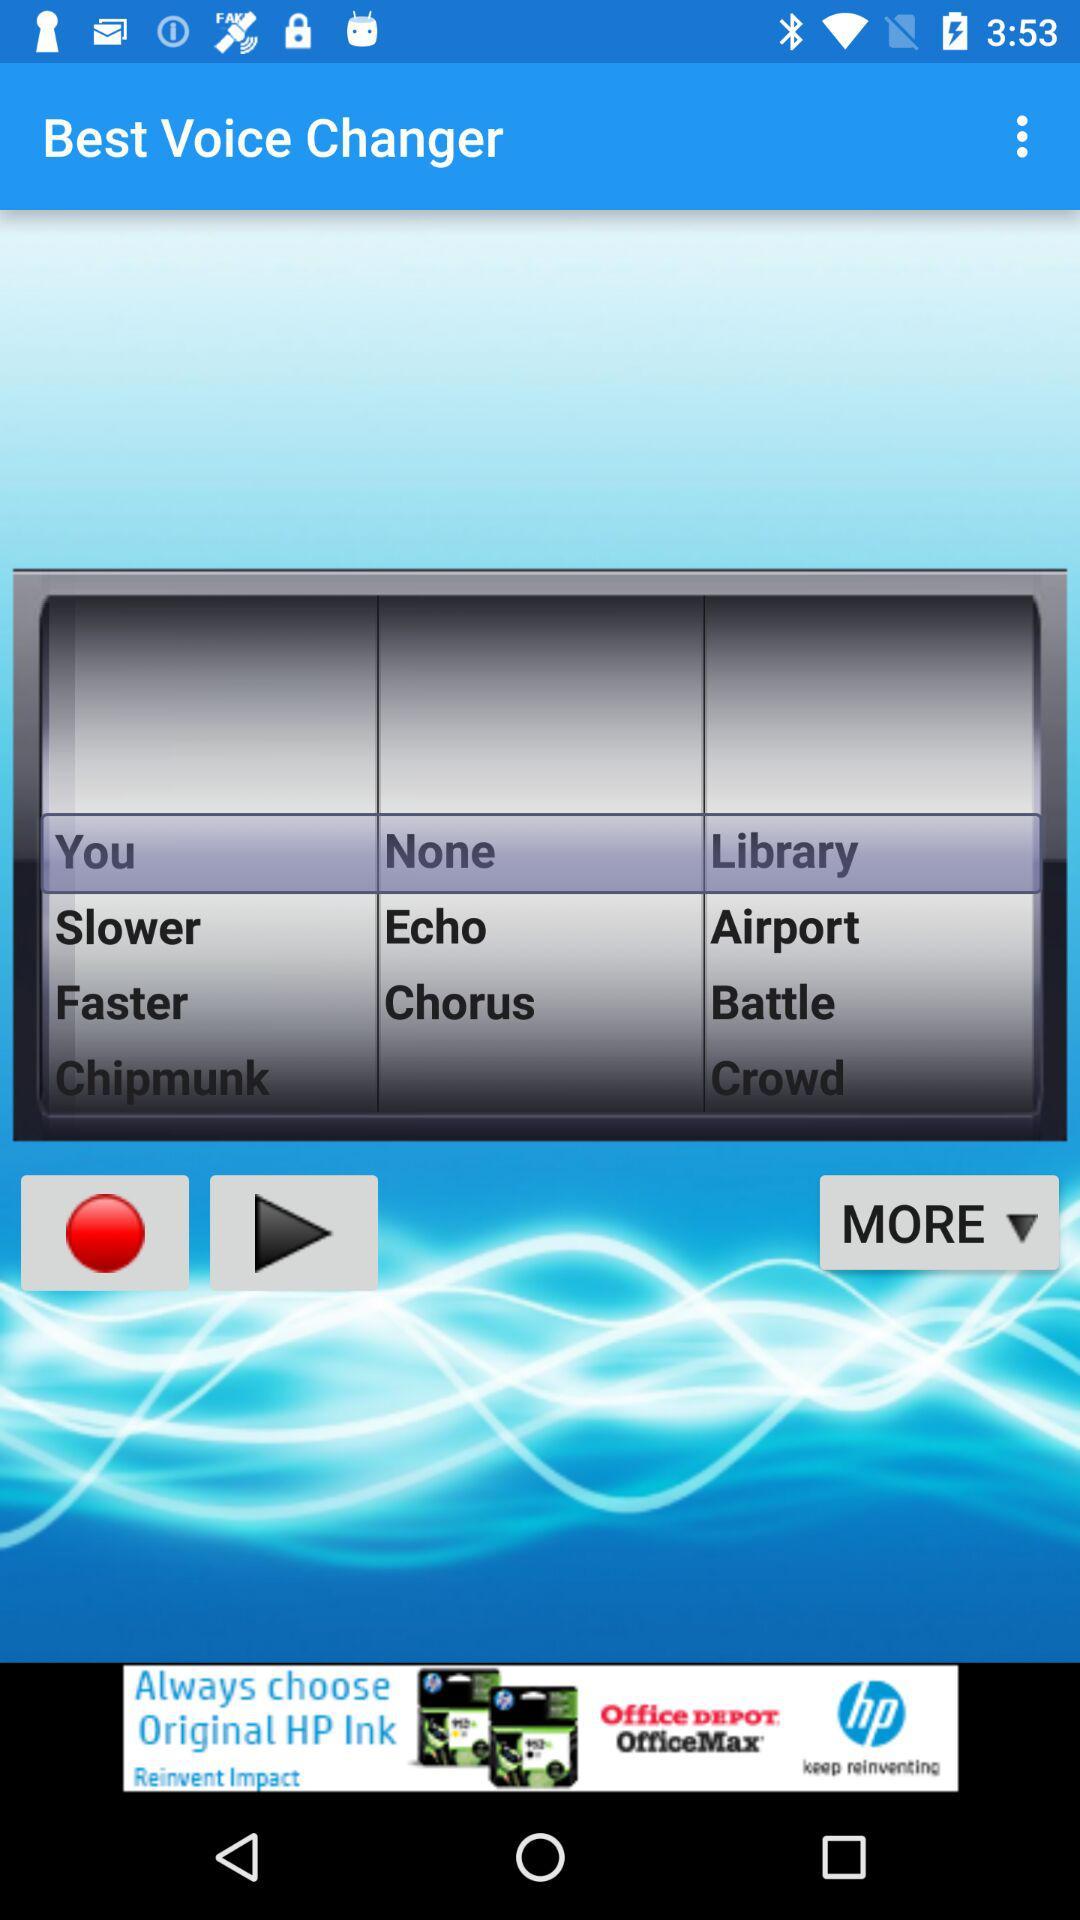 This screenshot has width=1080, height=1920. Describe the element at coordinates (293, 1232) in the screenshot. I see `the play icon` at that location.